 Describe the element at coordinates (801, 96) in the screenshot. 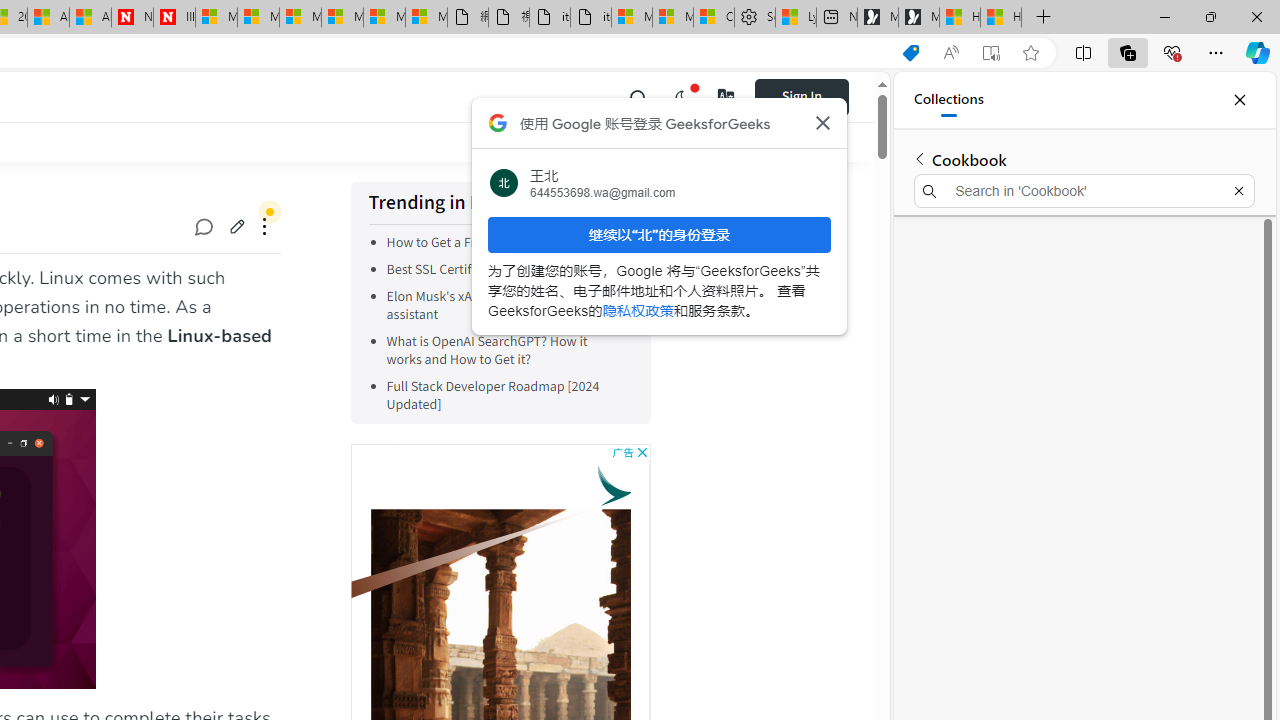

I see `'Sign In'` at that location.